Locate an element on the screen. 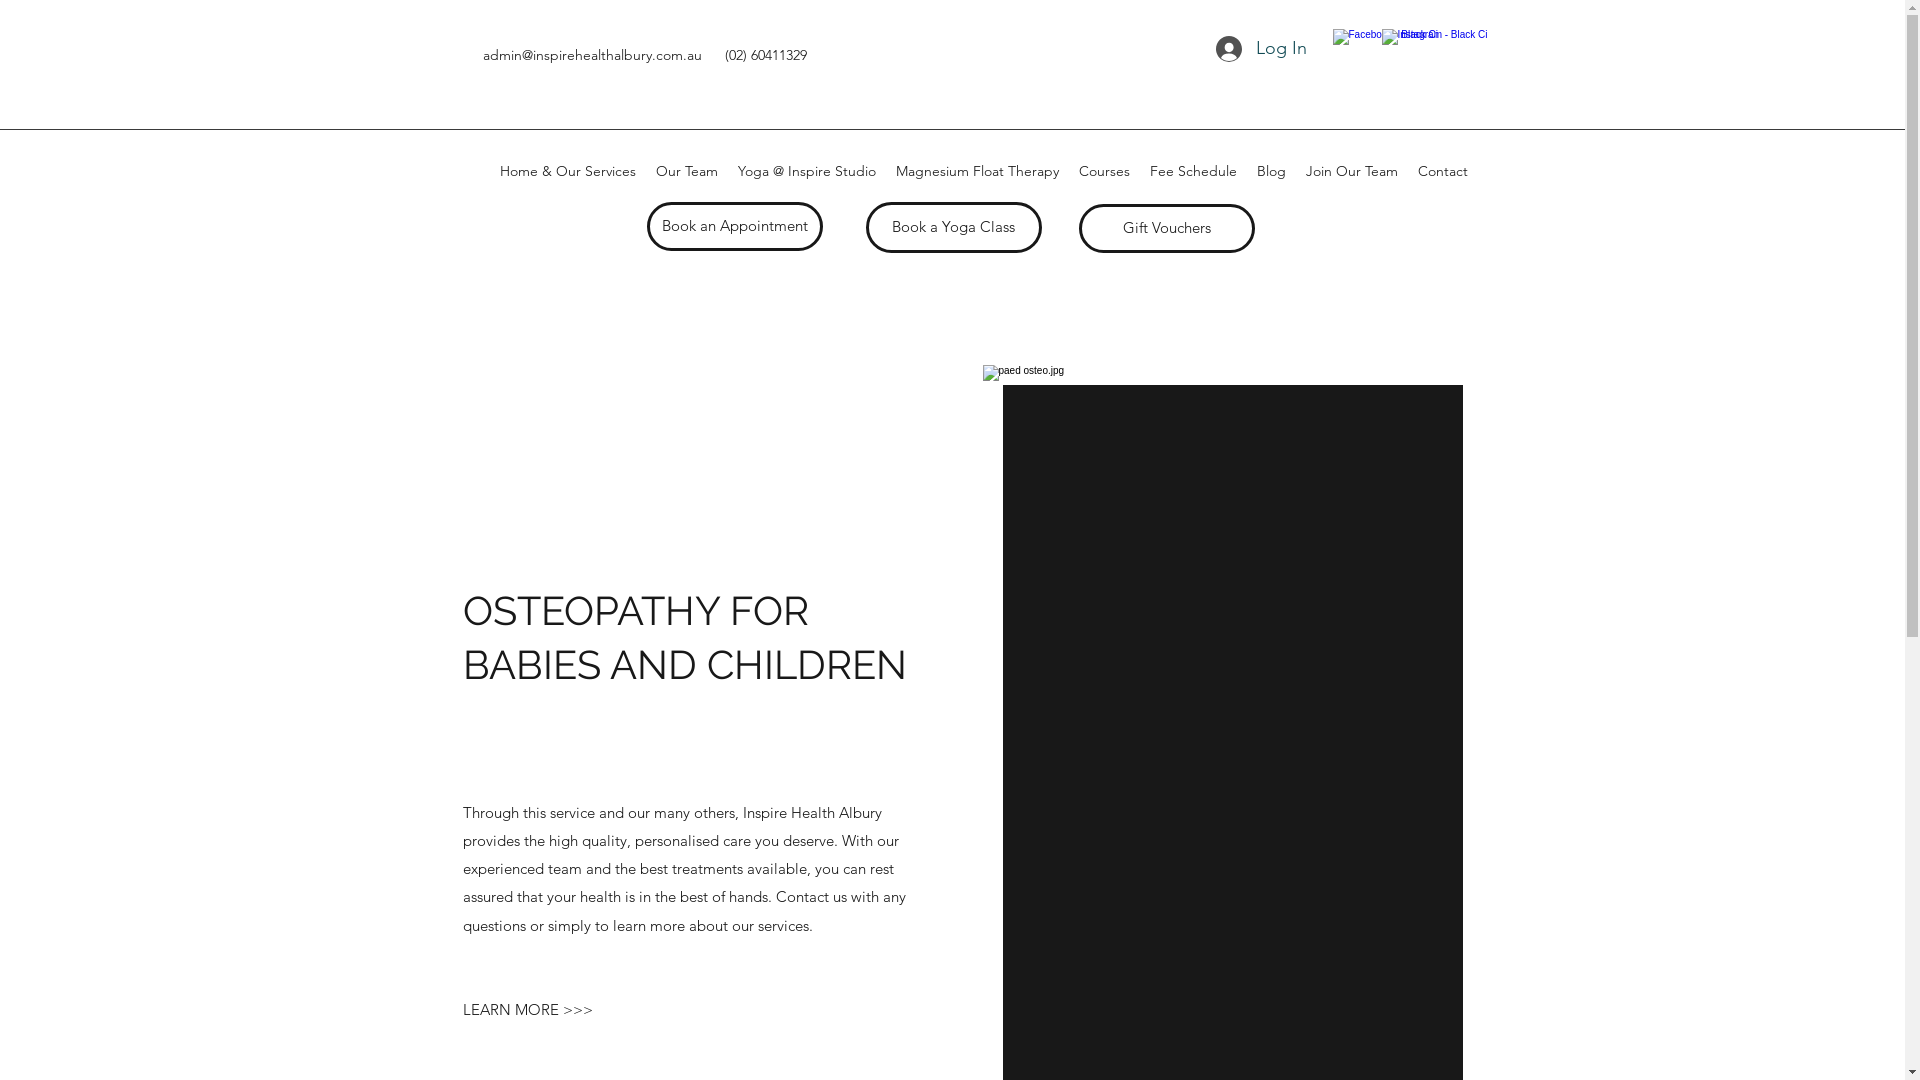 Image resolution: width=1920 pixels, height=1080 pixels. 'Log In' is located at coordinates (1260, 48).